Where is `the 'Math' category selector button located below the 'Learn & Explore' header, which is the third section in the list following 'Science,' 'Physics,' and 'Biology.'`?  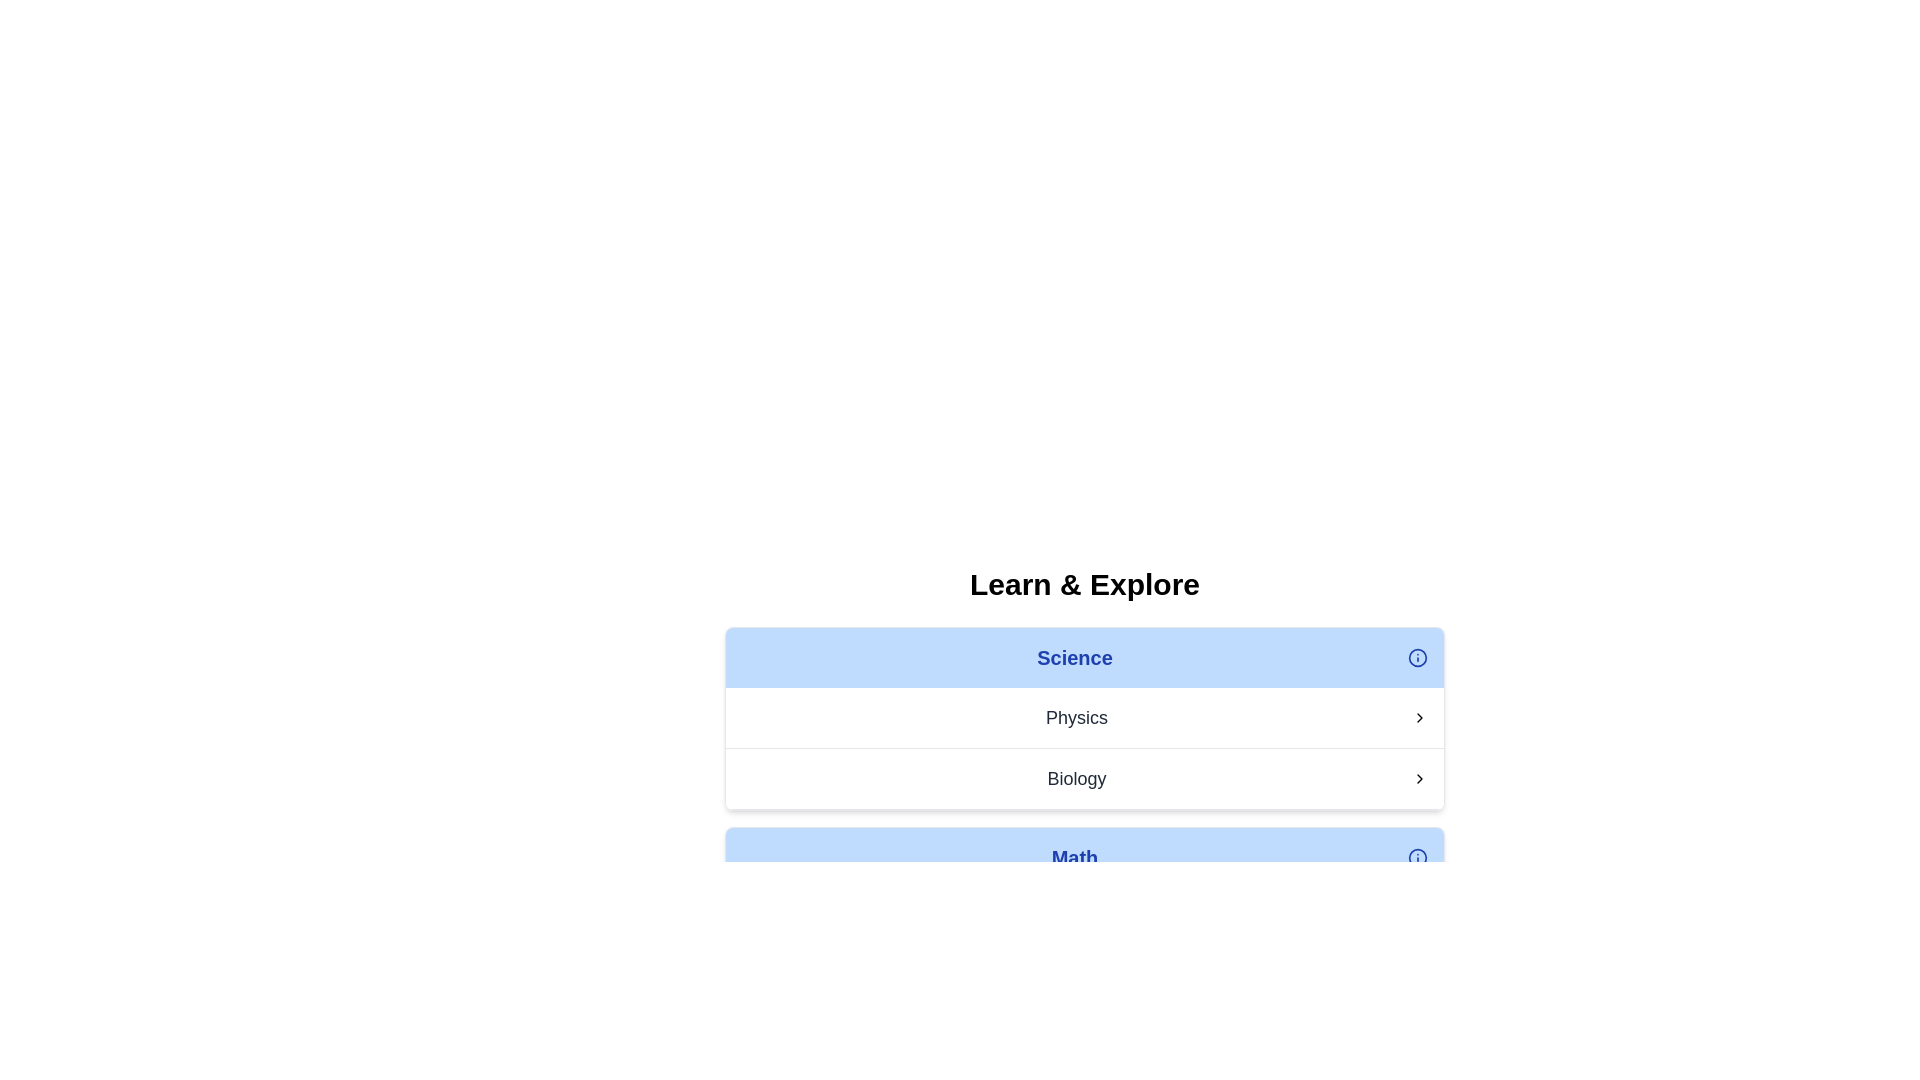
the 'Math' category selector button located below the 'Learn & Explore' header, which is the third section in the list following 'Science,' 'Physics,' and 'Biology.' is located at coordinates (1083, 856).